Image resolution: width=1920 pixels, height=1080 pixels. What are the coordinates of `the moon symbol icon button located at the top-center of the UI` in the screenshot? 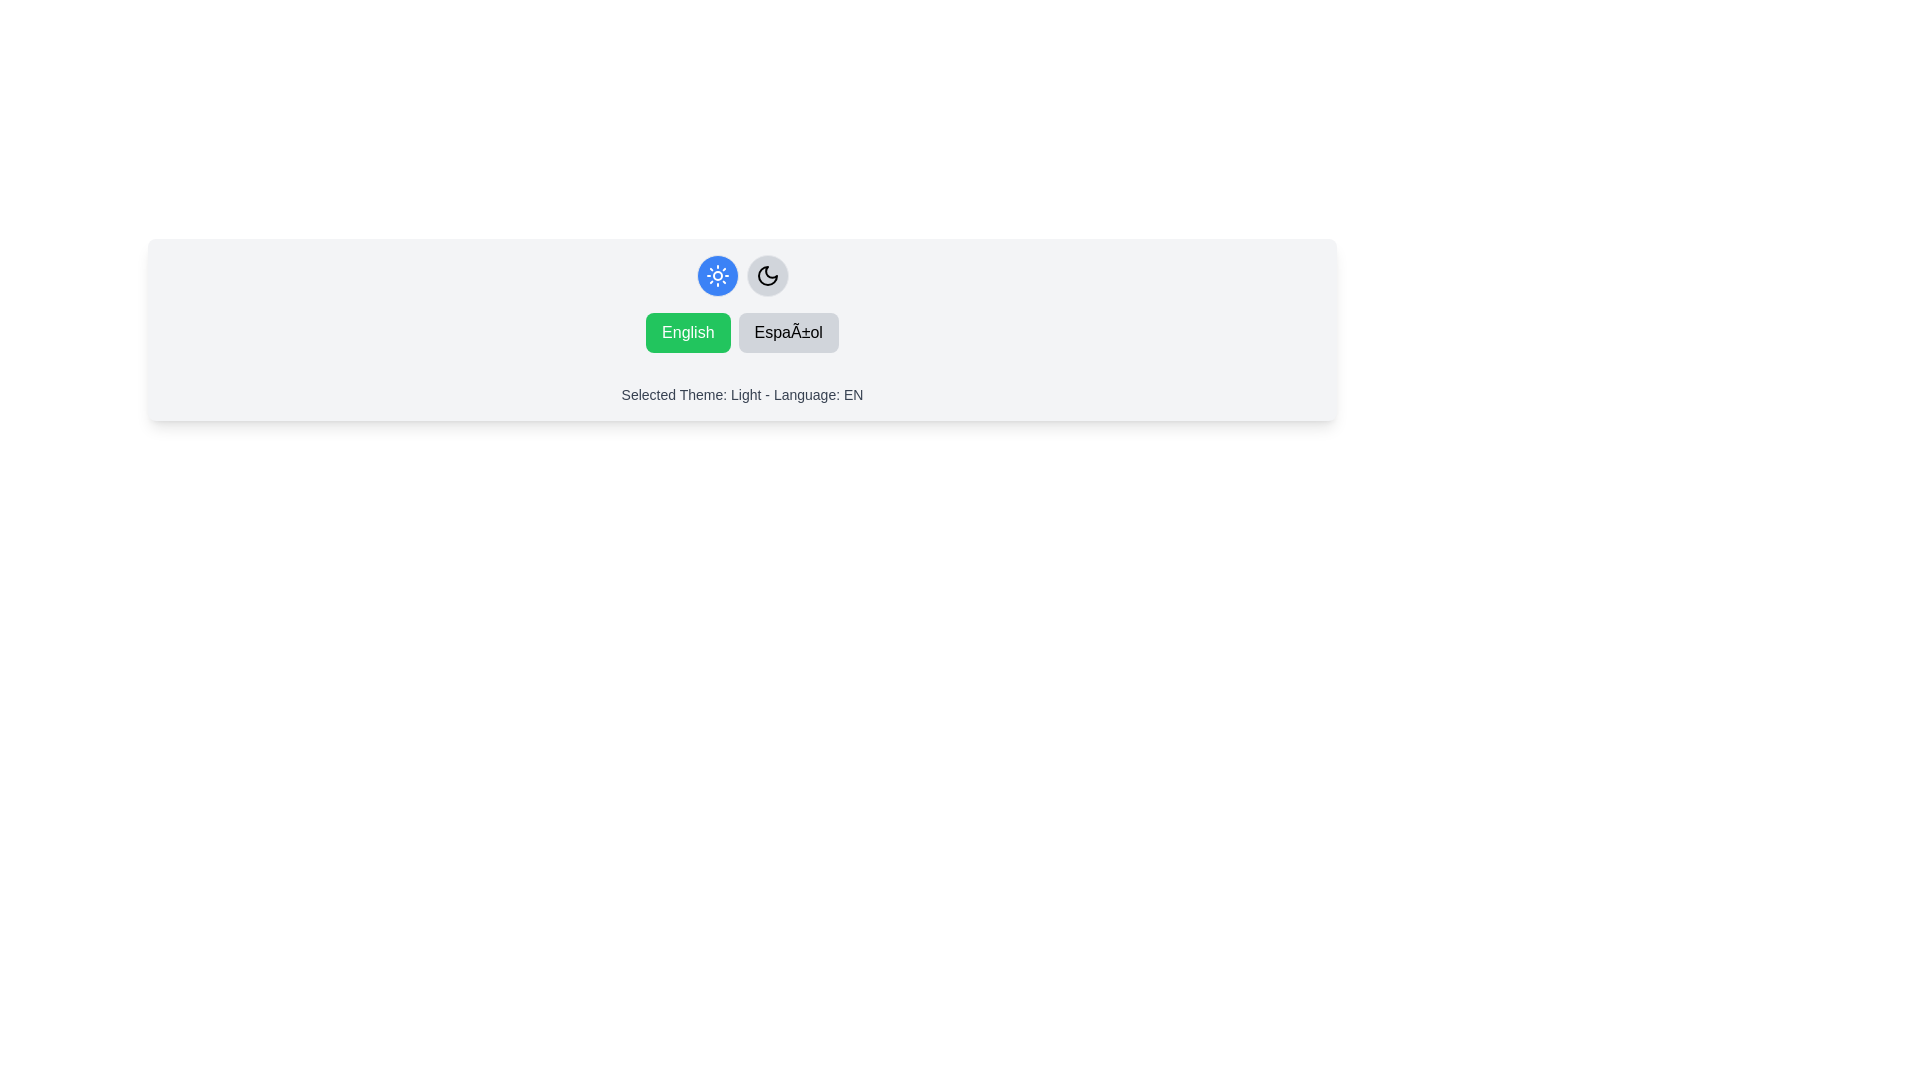 It's located at (766, 276).